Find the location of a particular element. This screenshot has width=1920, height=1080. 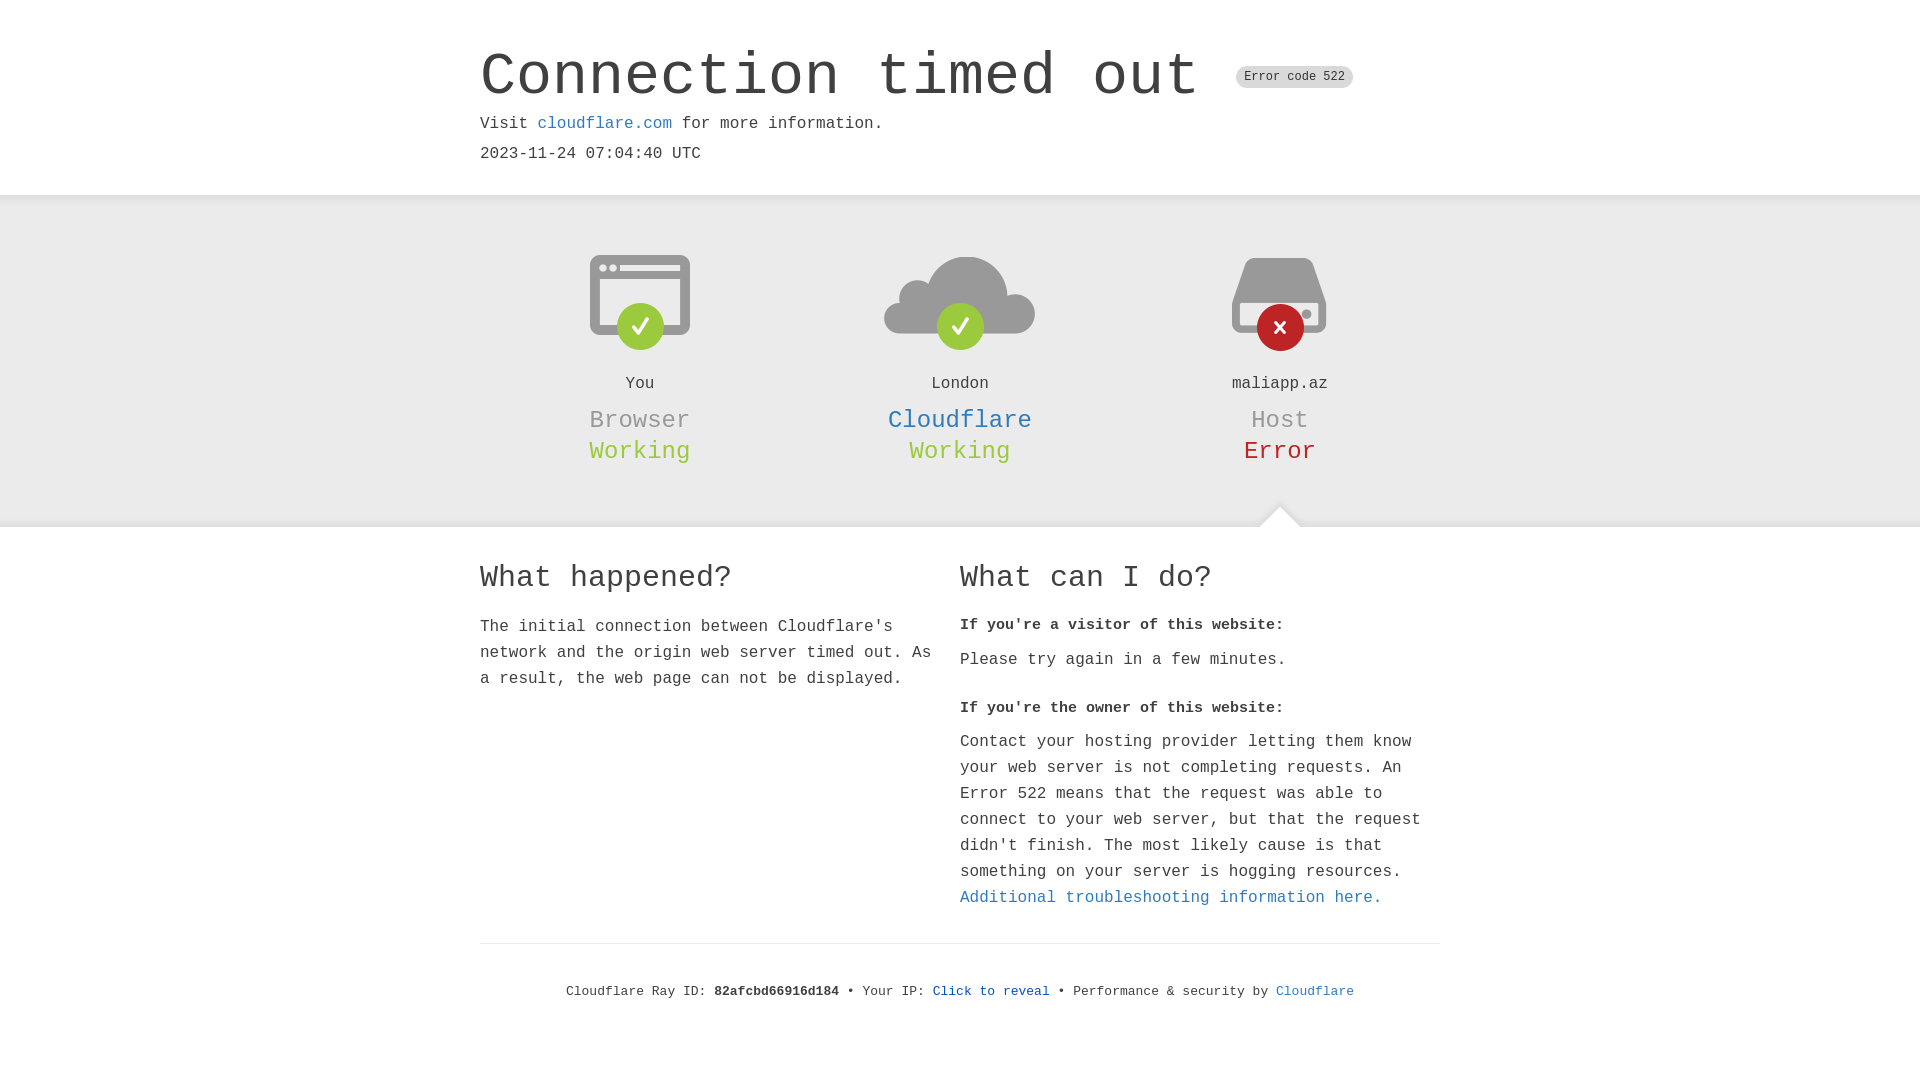

'Additional troubleshooting information here.' is located at coordinates (1171, 897).